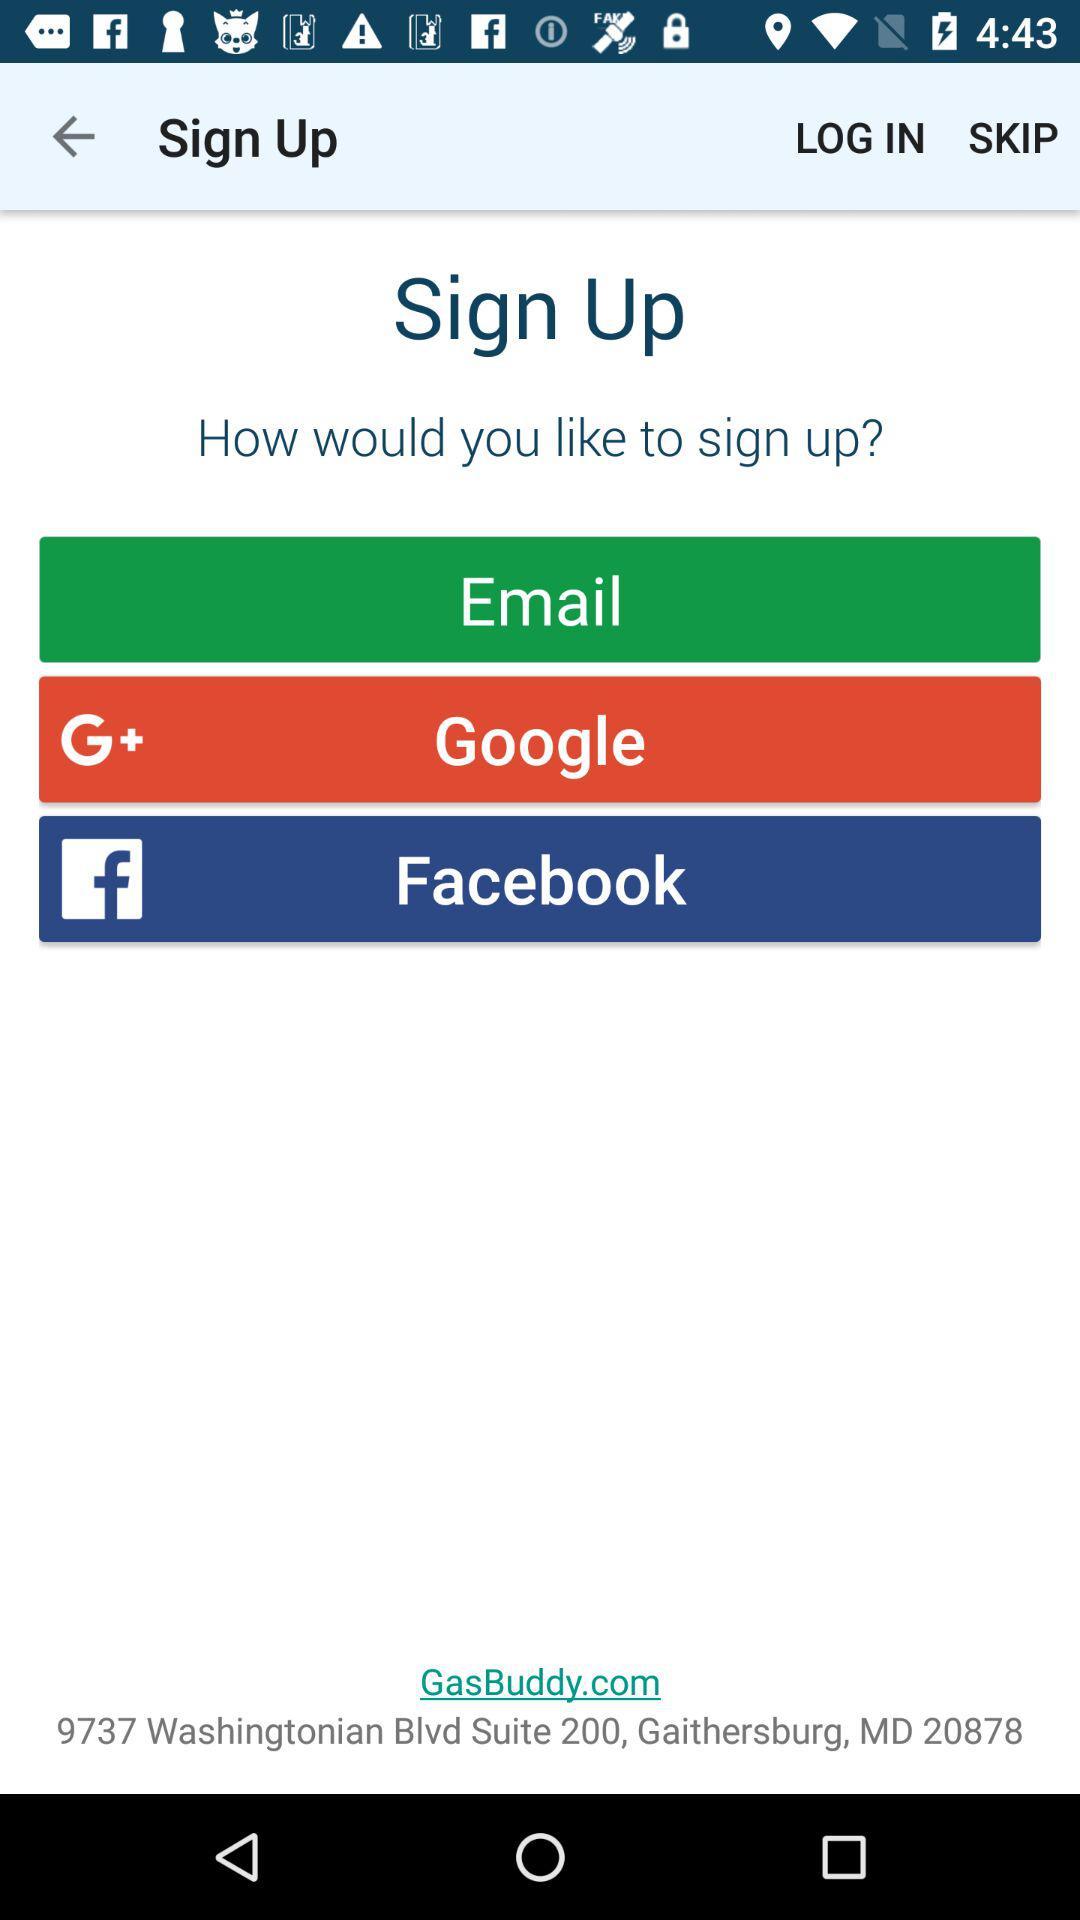  What do you see at coordinates (859, 135) in the screenshot?
I see `item above the how would you item` at bounding box center [859, 135].